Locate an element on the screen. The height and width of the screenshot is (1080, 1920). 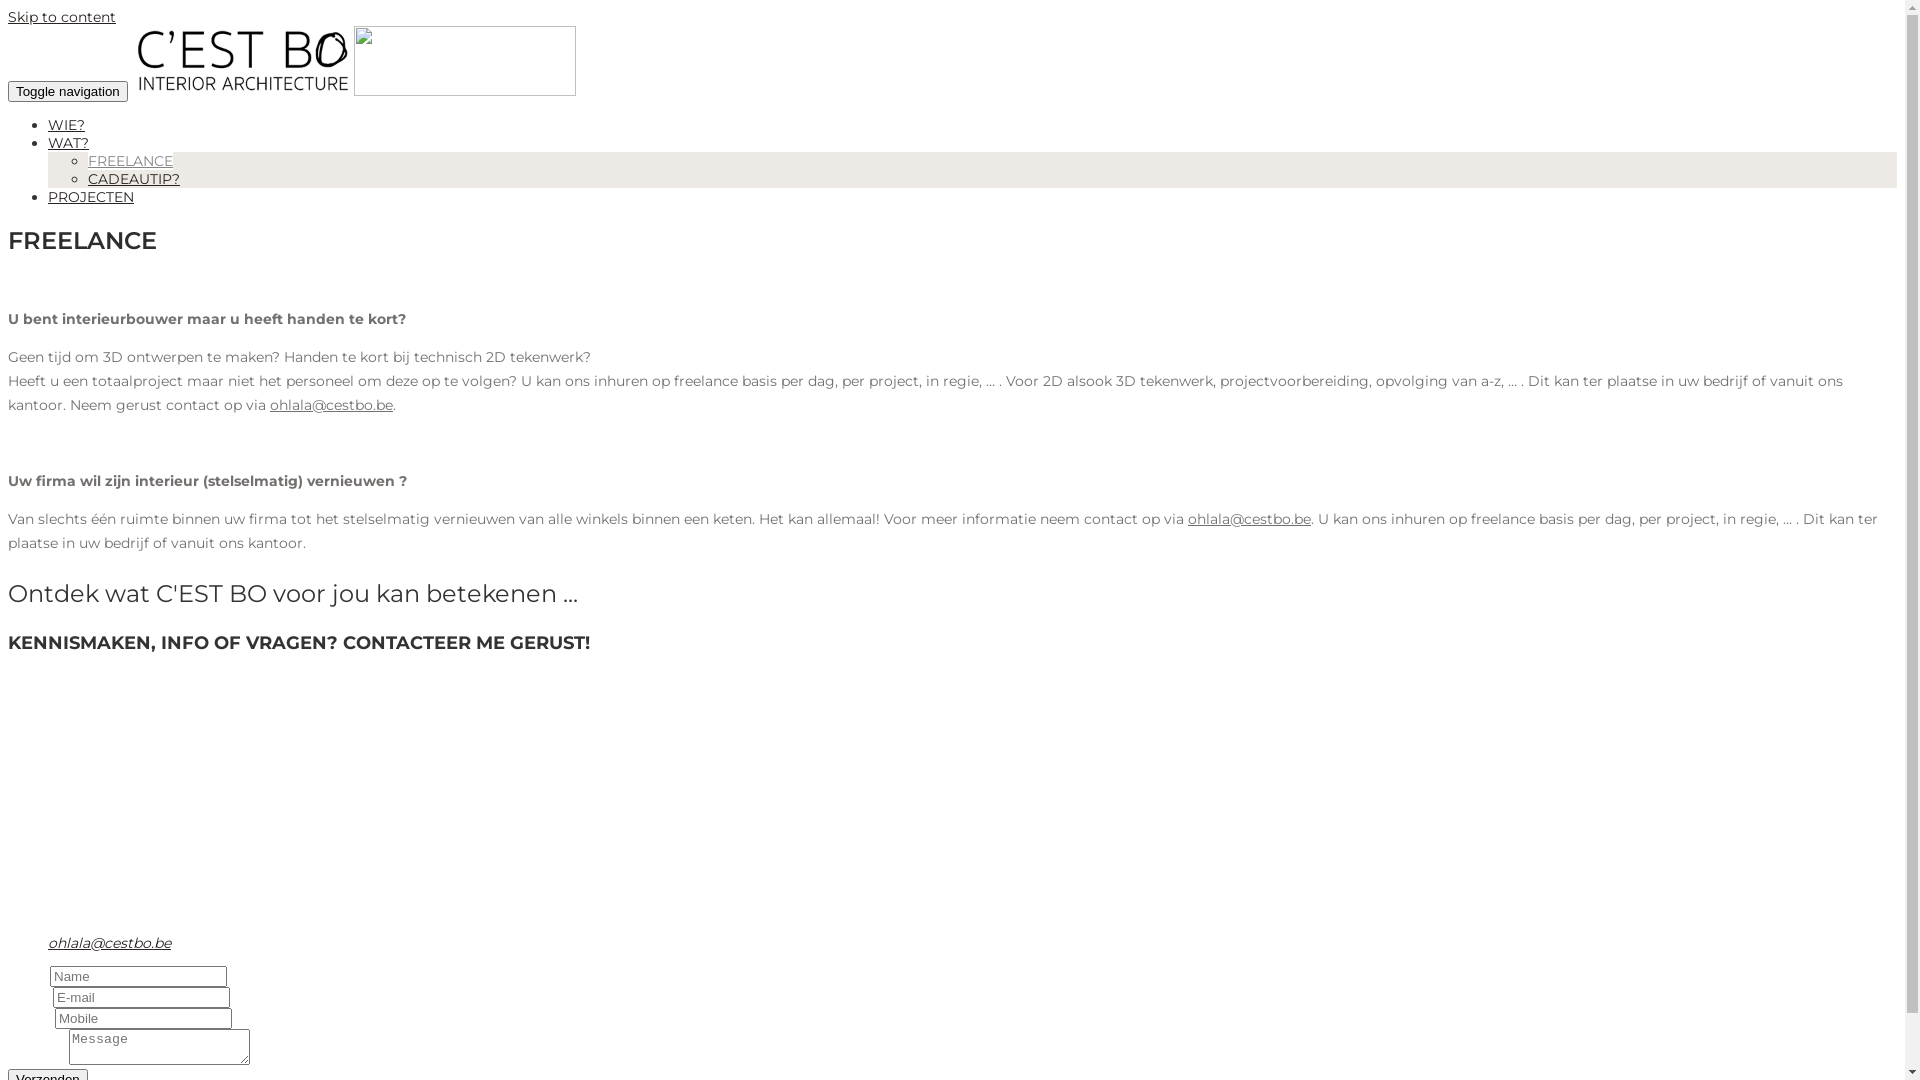
'PROJECTEN' is located at coordinates (48, 196).